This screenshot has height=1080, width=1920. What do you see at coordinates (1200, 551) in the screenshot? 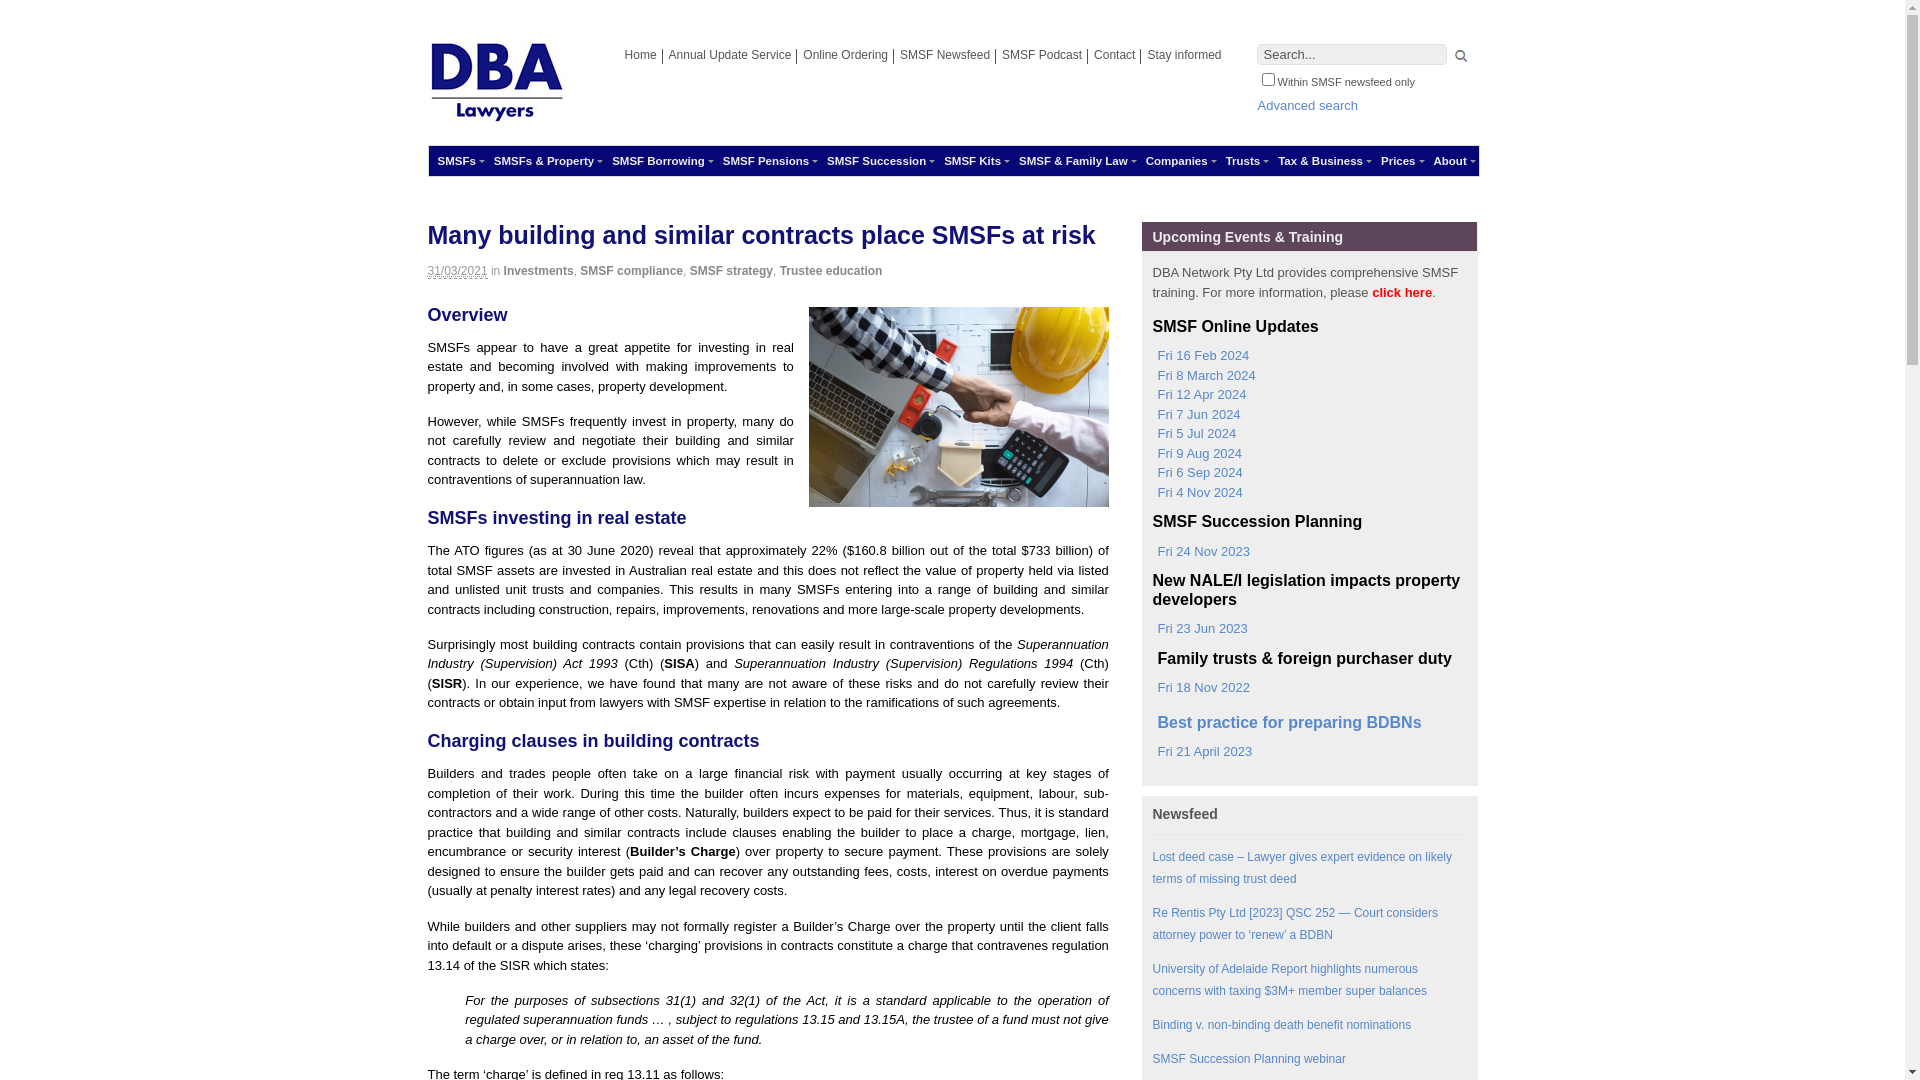
I see `'Fri 24 Nov 2023'` at bounding box center [1200, 551].